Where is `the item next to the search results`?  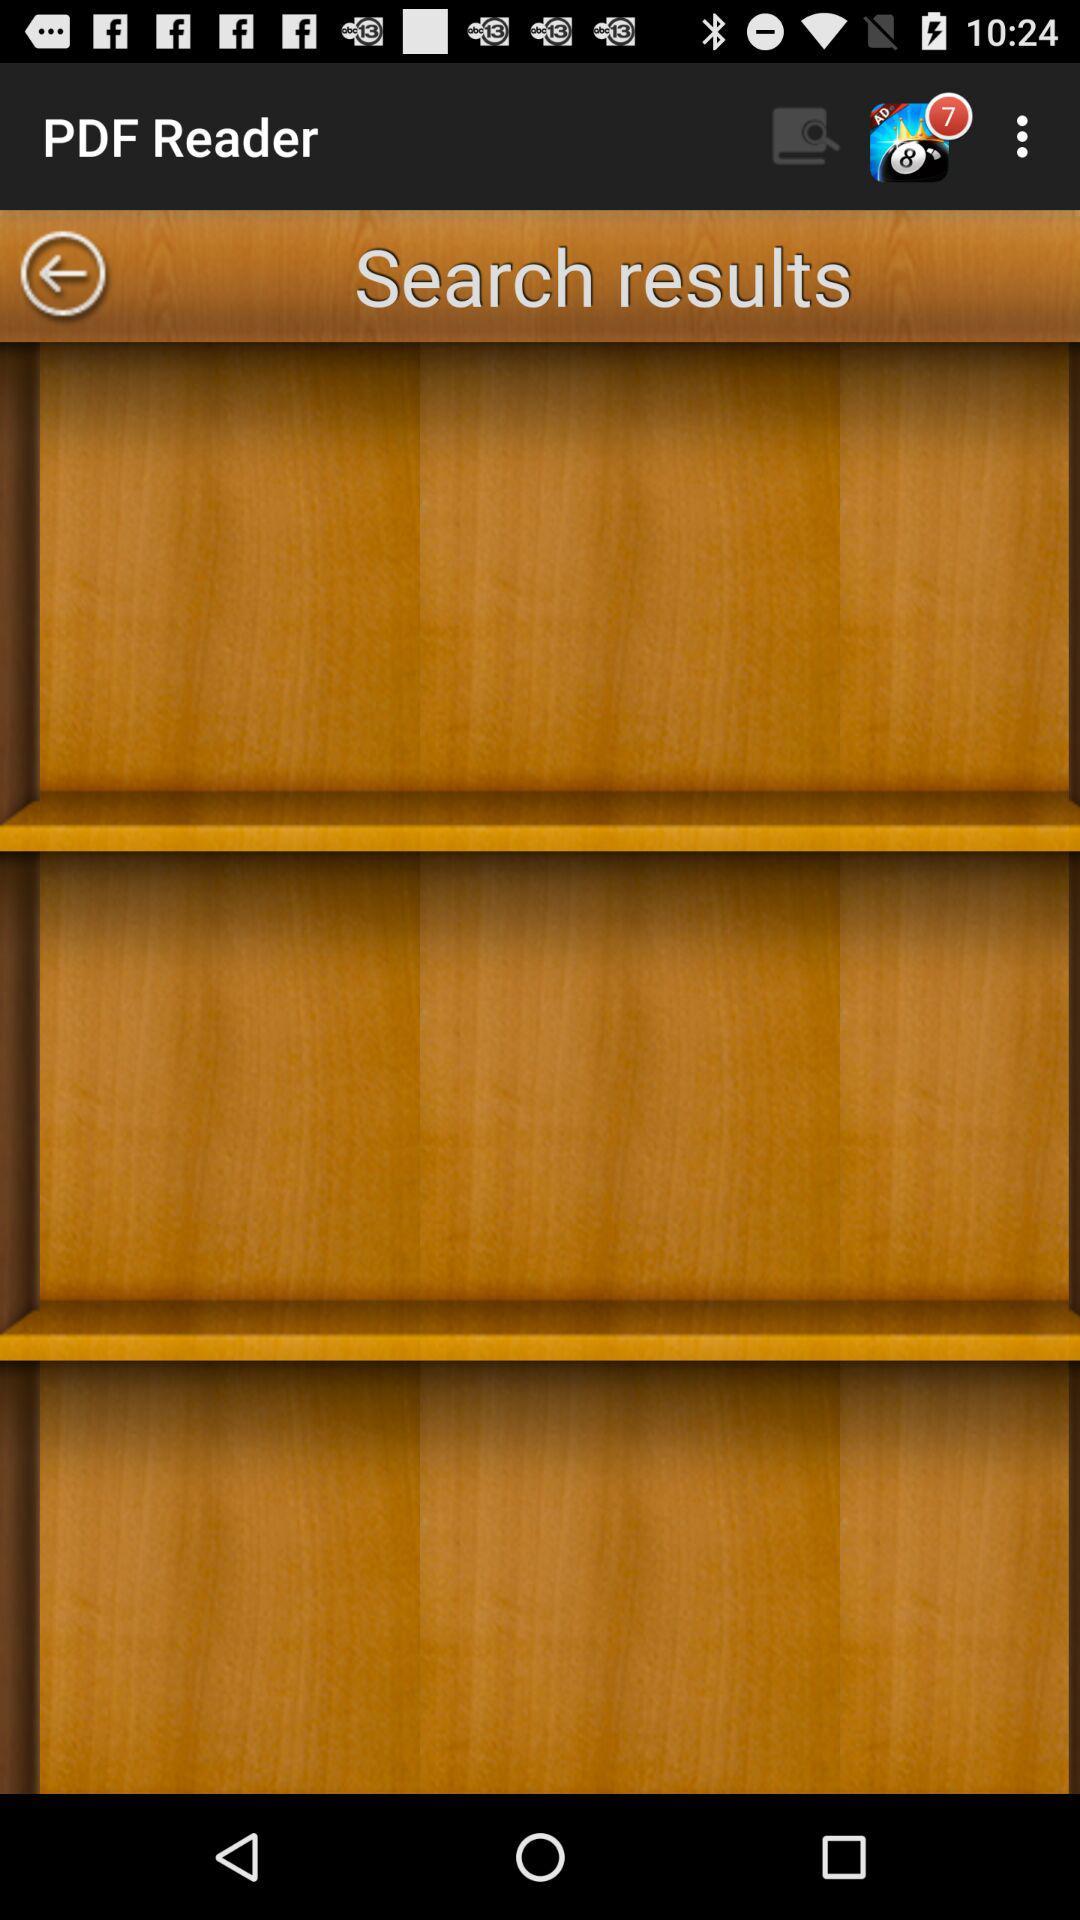 the item next to the search results is located at coordinates (61, 275).